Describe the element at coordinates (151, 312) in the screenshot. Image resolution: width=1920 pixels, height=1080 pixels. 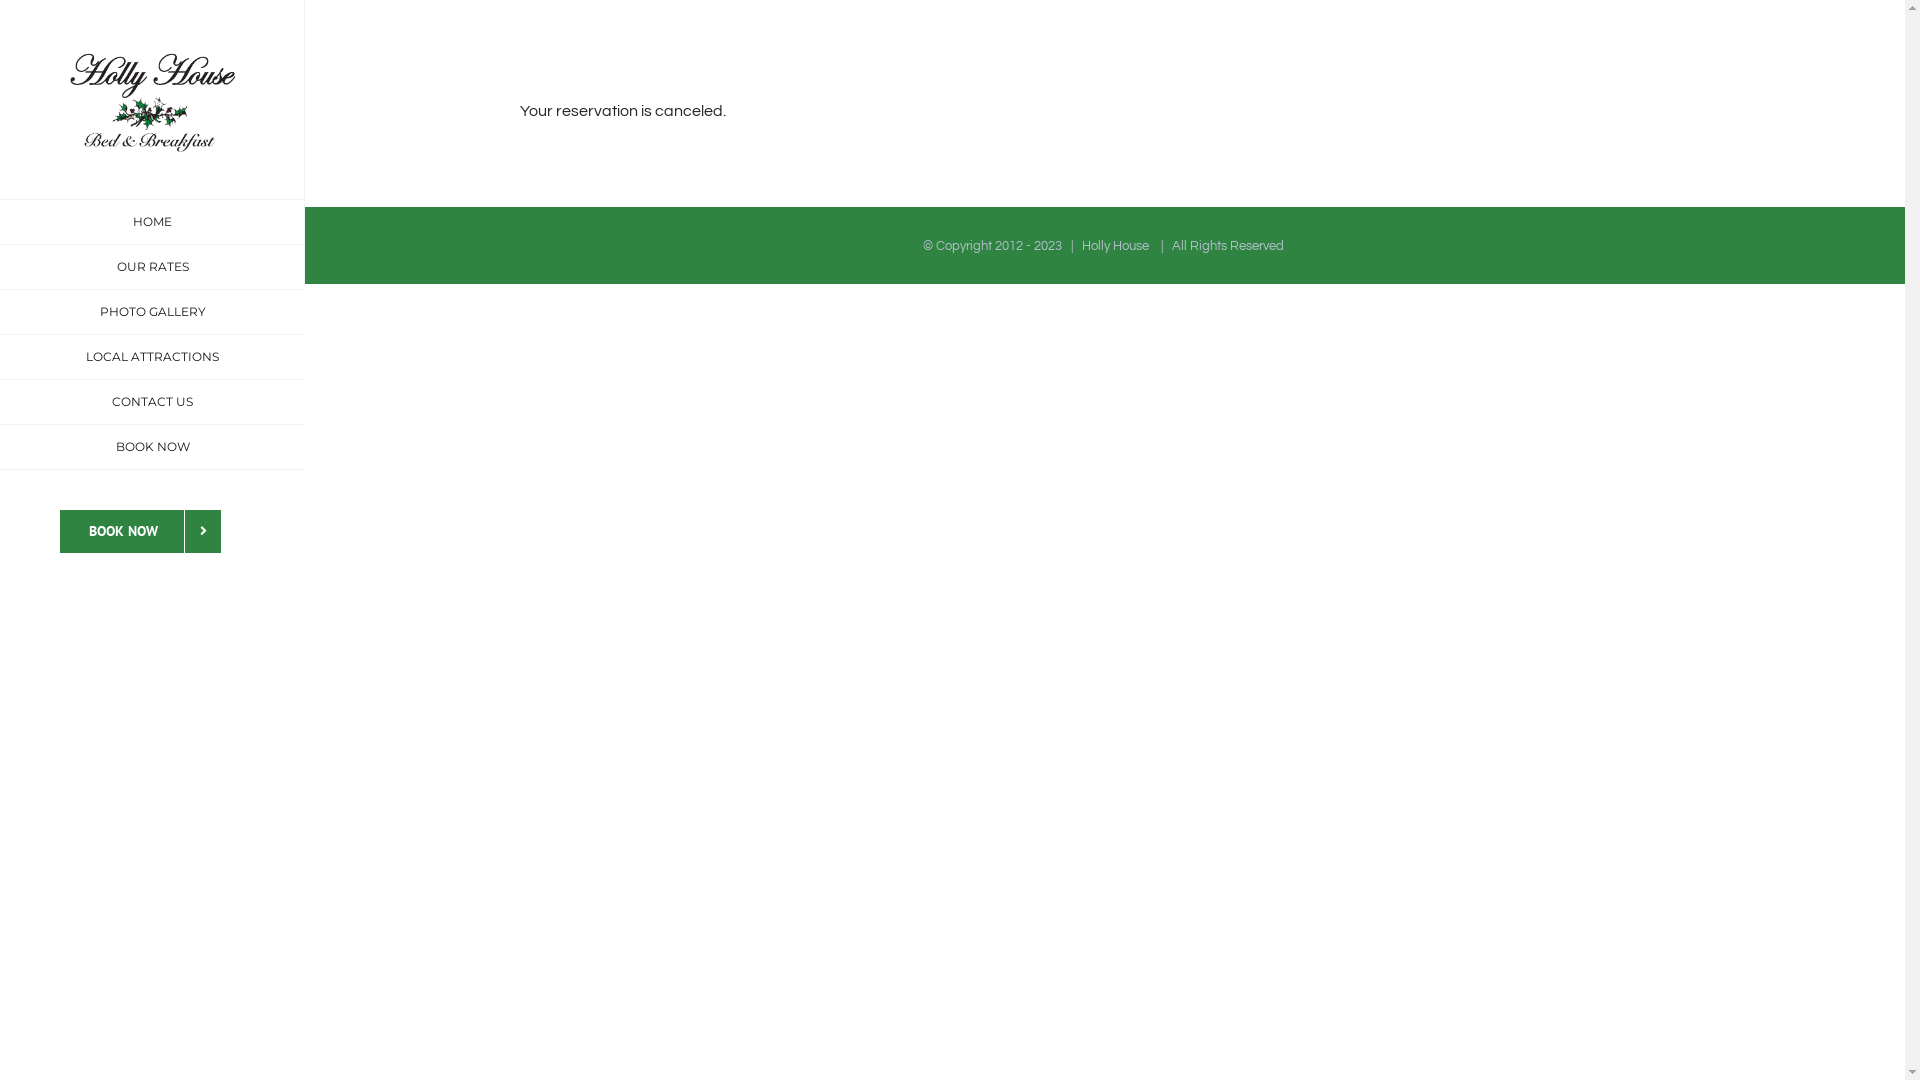
I see `'PHOTO GALLERY'` at that location.